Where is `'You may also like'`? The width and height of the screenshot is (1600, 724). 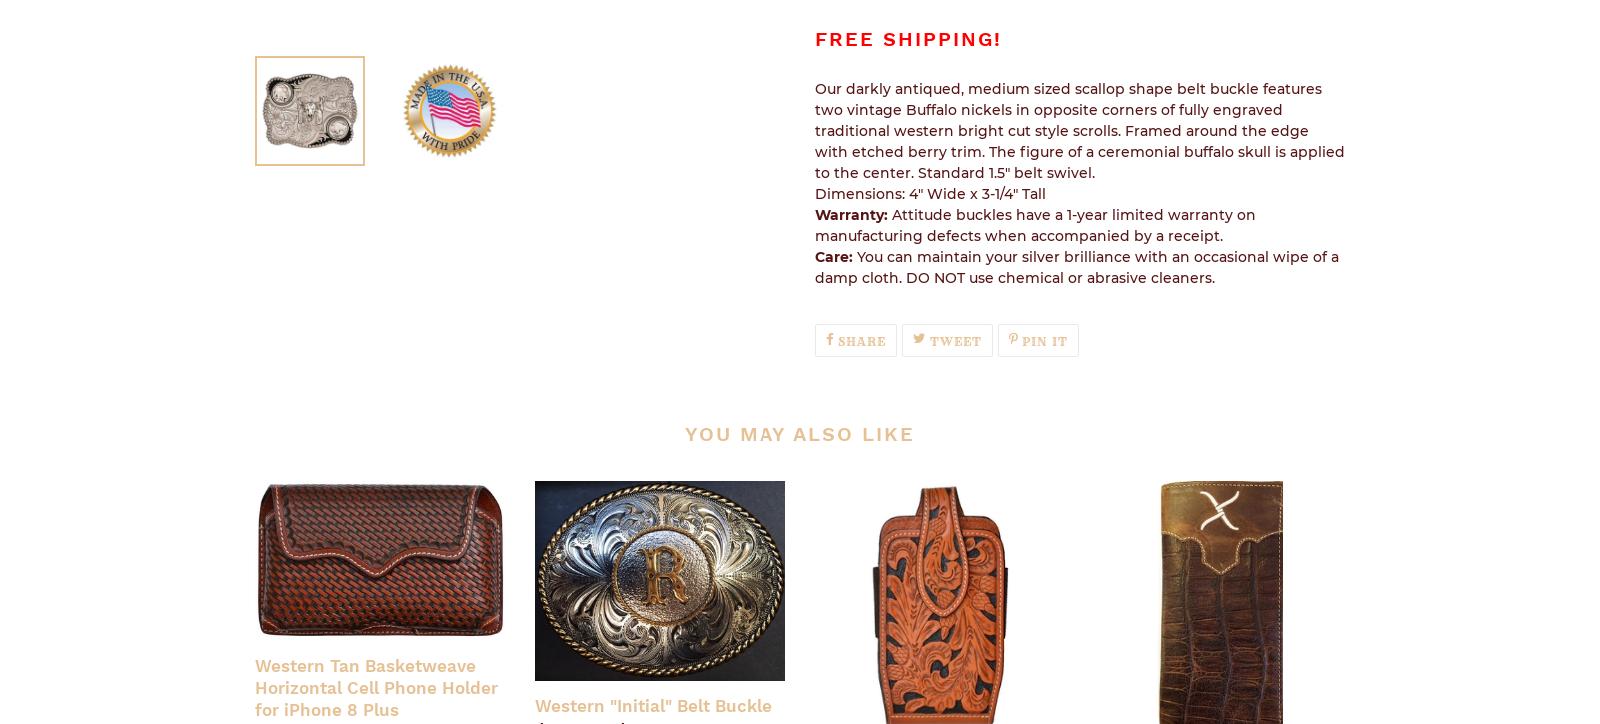
'You may also like' is located at coordinates (799, 433).